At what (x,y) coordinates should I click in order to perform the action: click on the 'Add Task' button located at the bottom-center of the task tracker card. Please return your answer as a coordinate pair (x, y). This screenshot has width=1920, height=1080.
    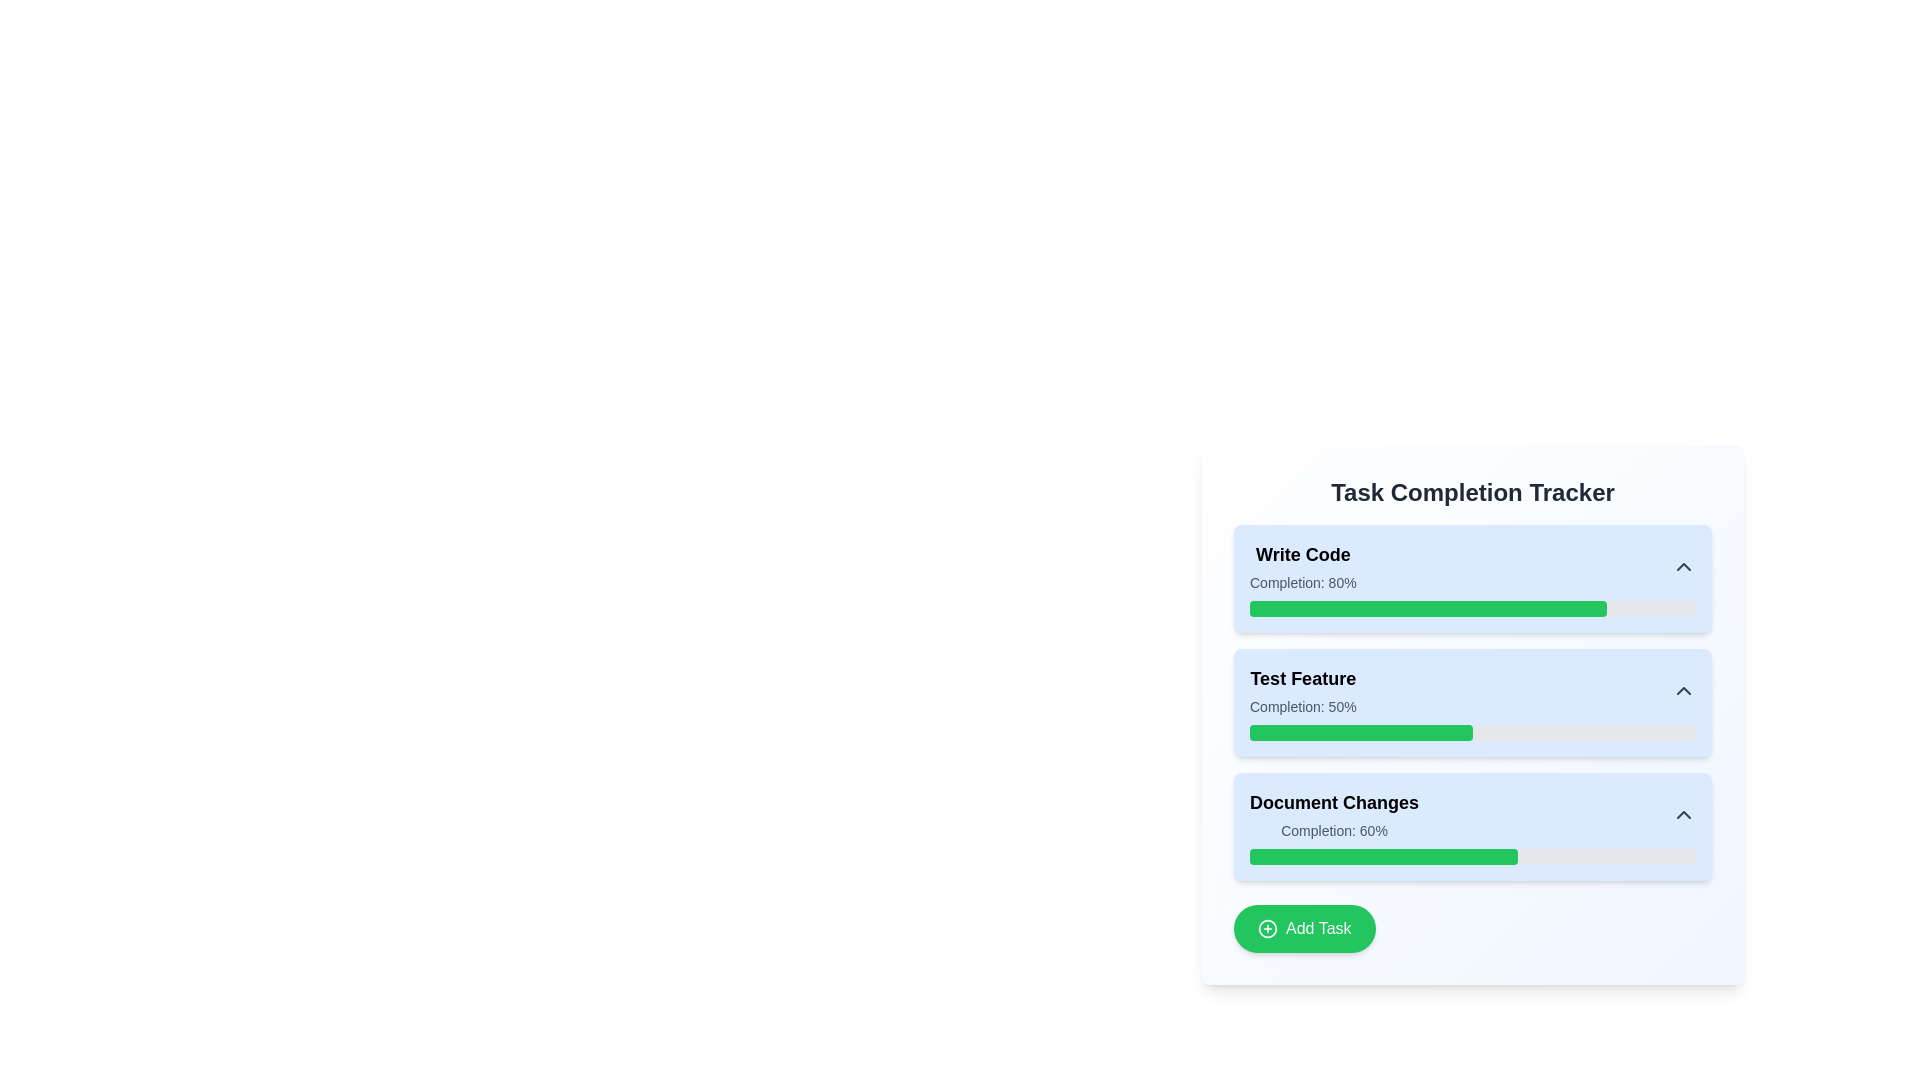
    Looking at the image, I should click on (1304, 929).